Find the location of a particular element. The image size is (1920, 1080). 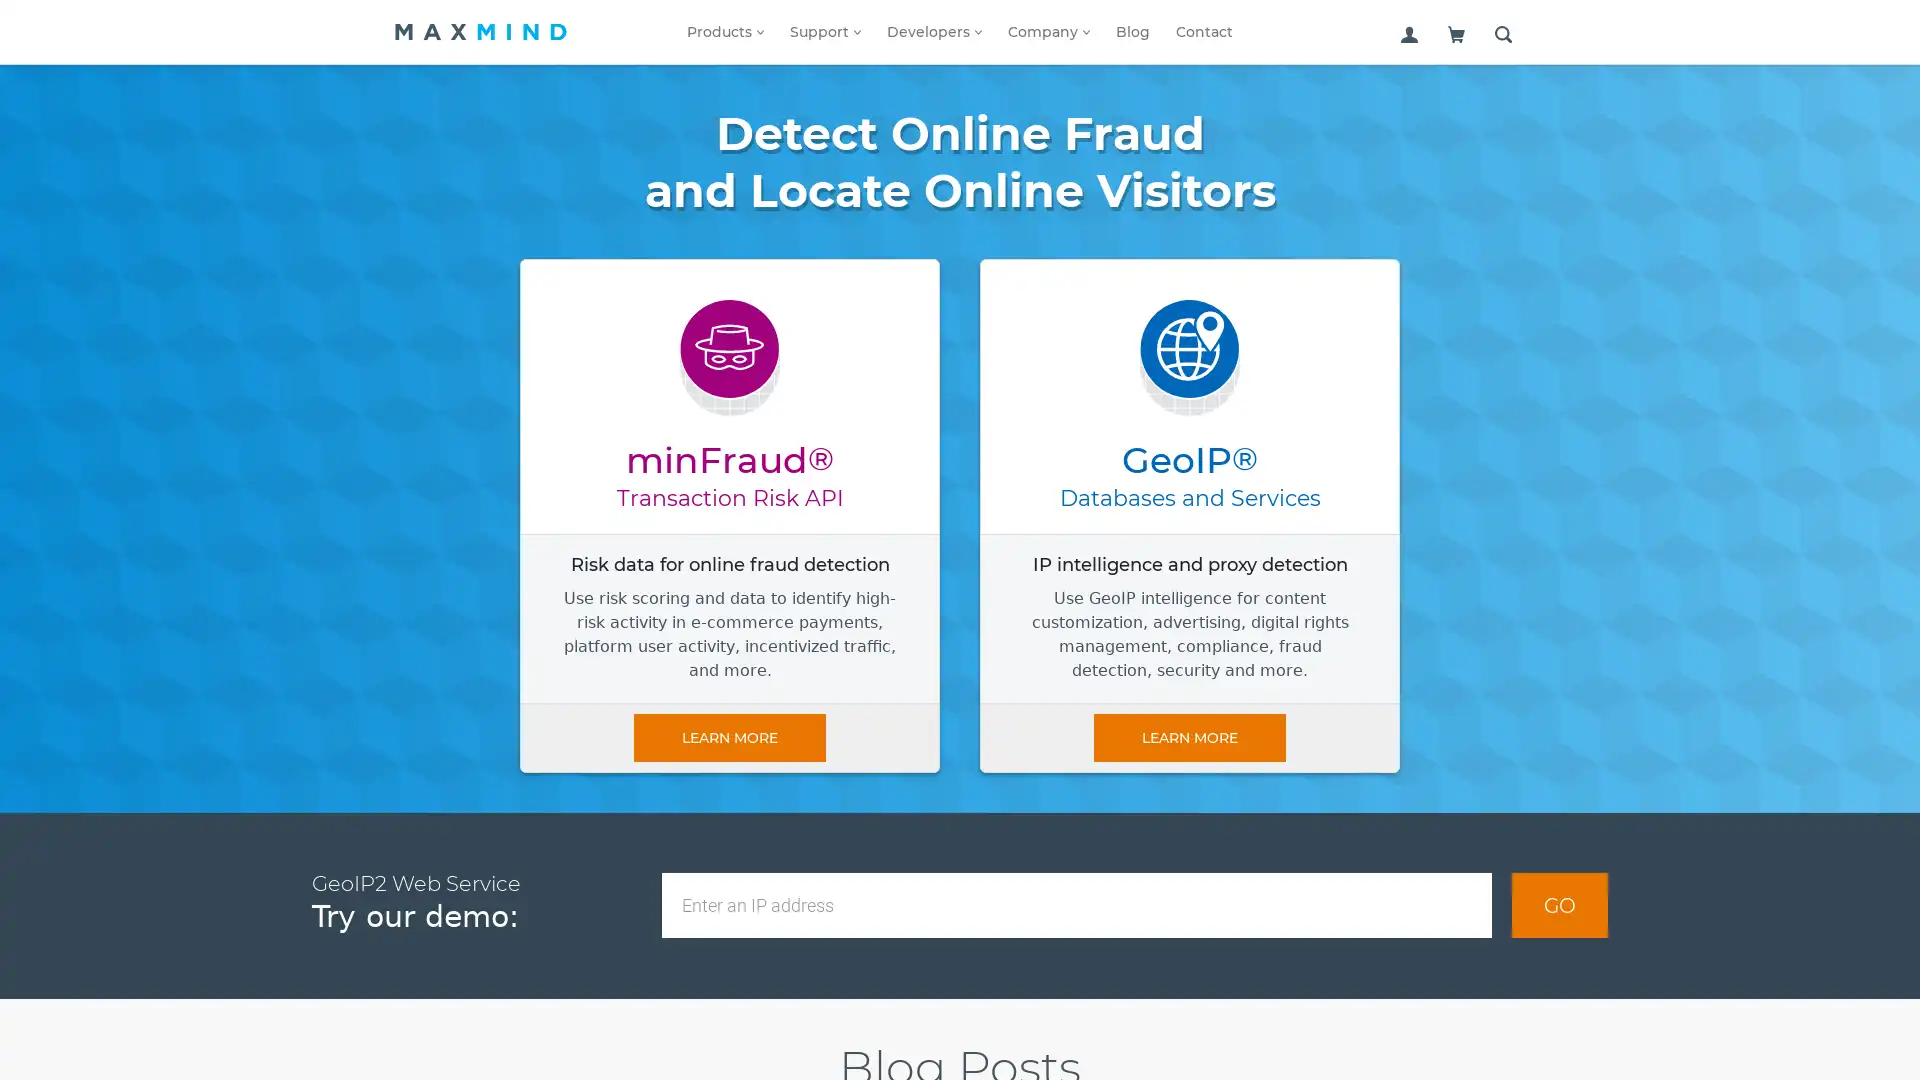

go is located at coordinates (1559, 905).